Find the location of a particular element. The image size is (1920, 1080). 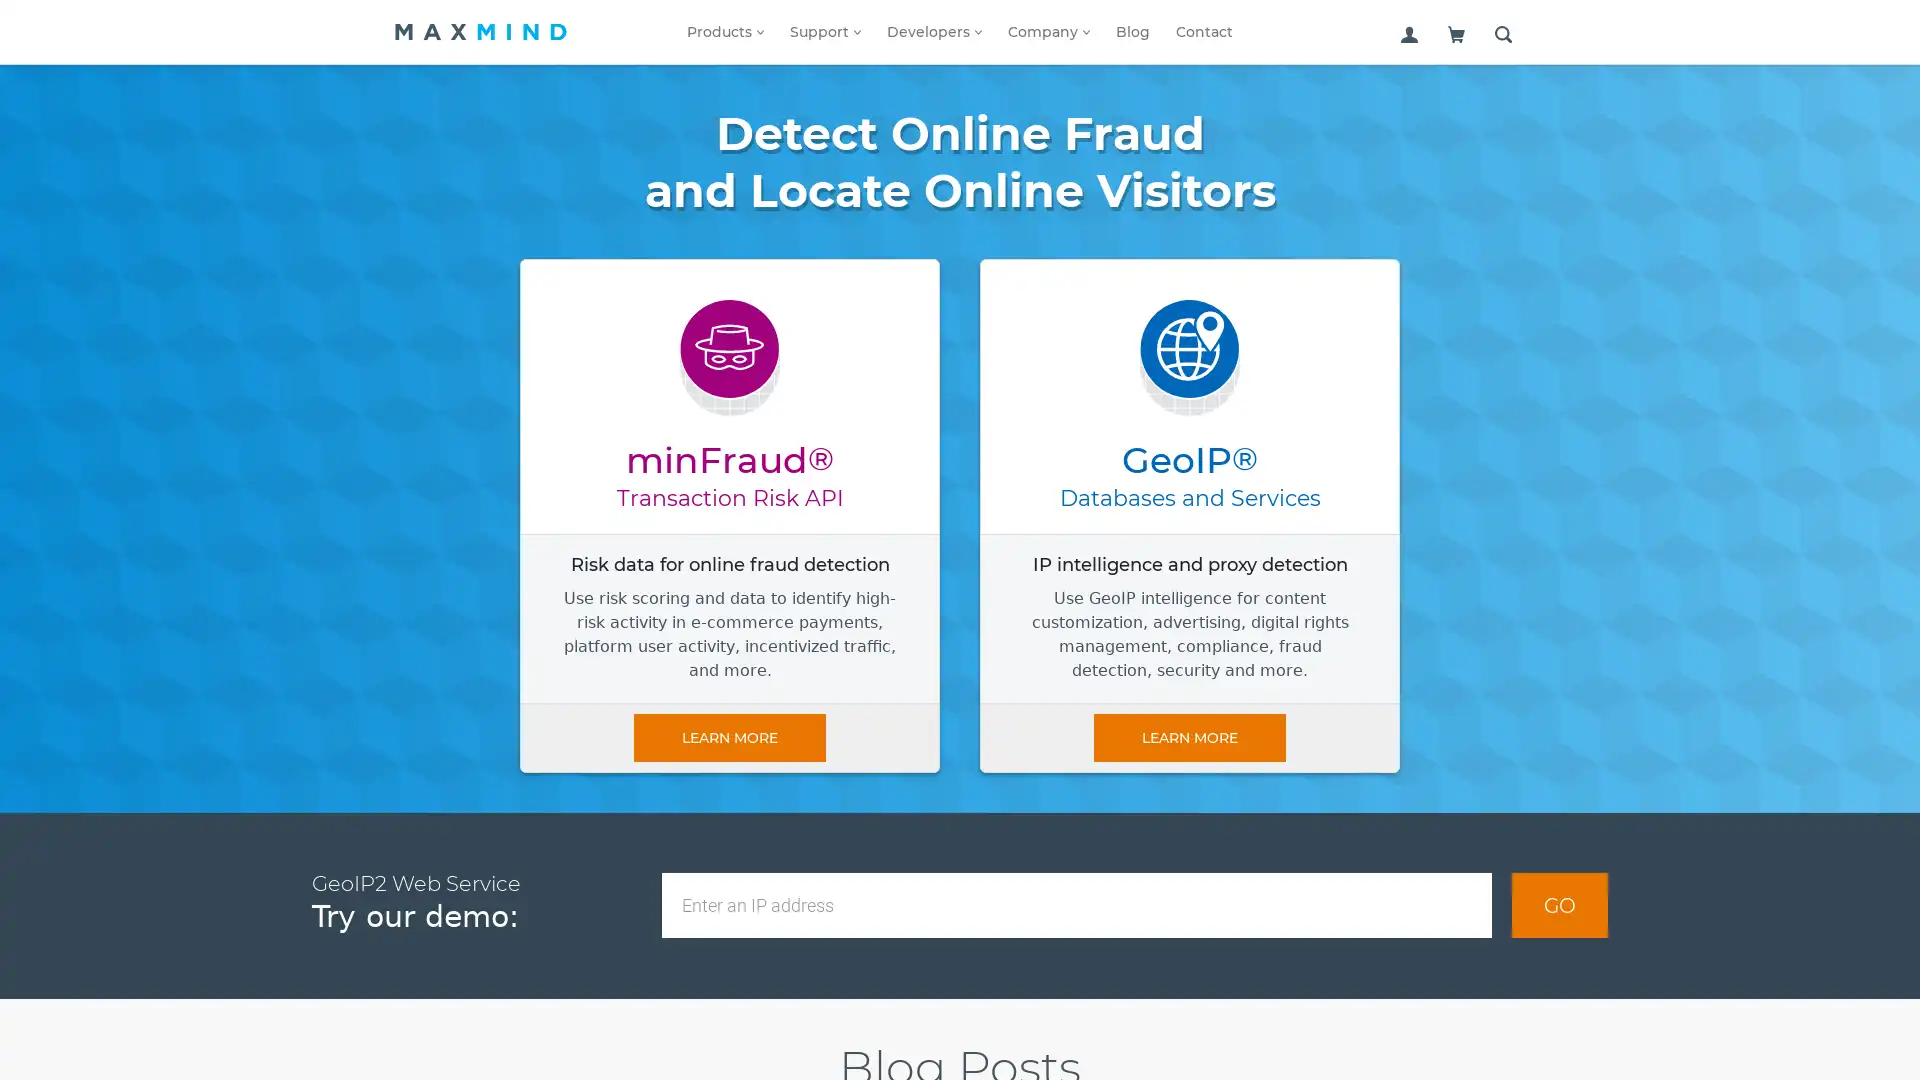

go is located at coordinates (1559, 905).